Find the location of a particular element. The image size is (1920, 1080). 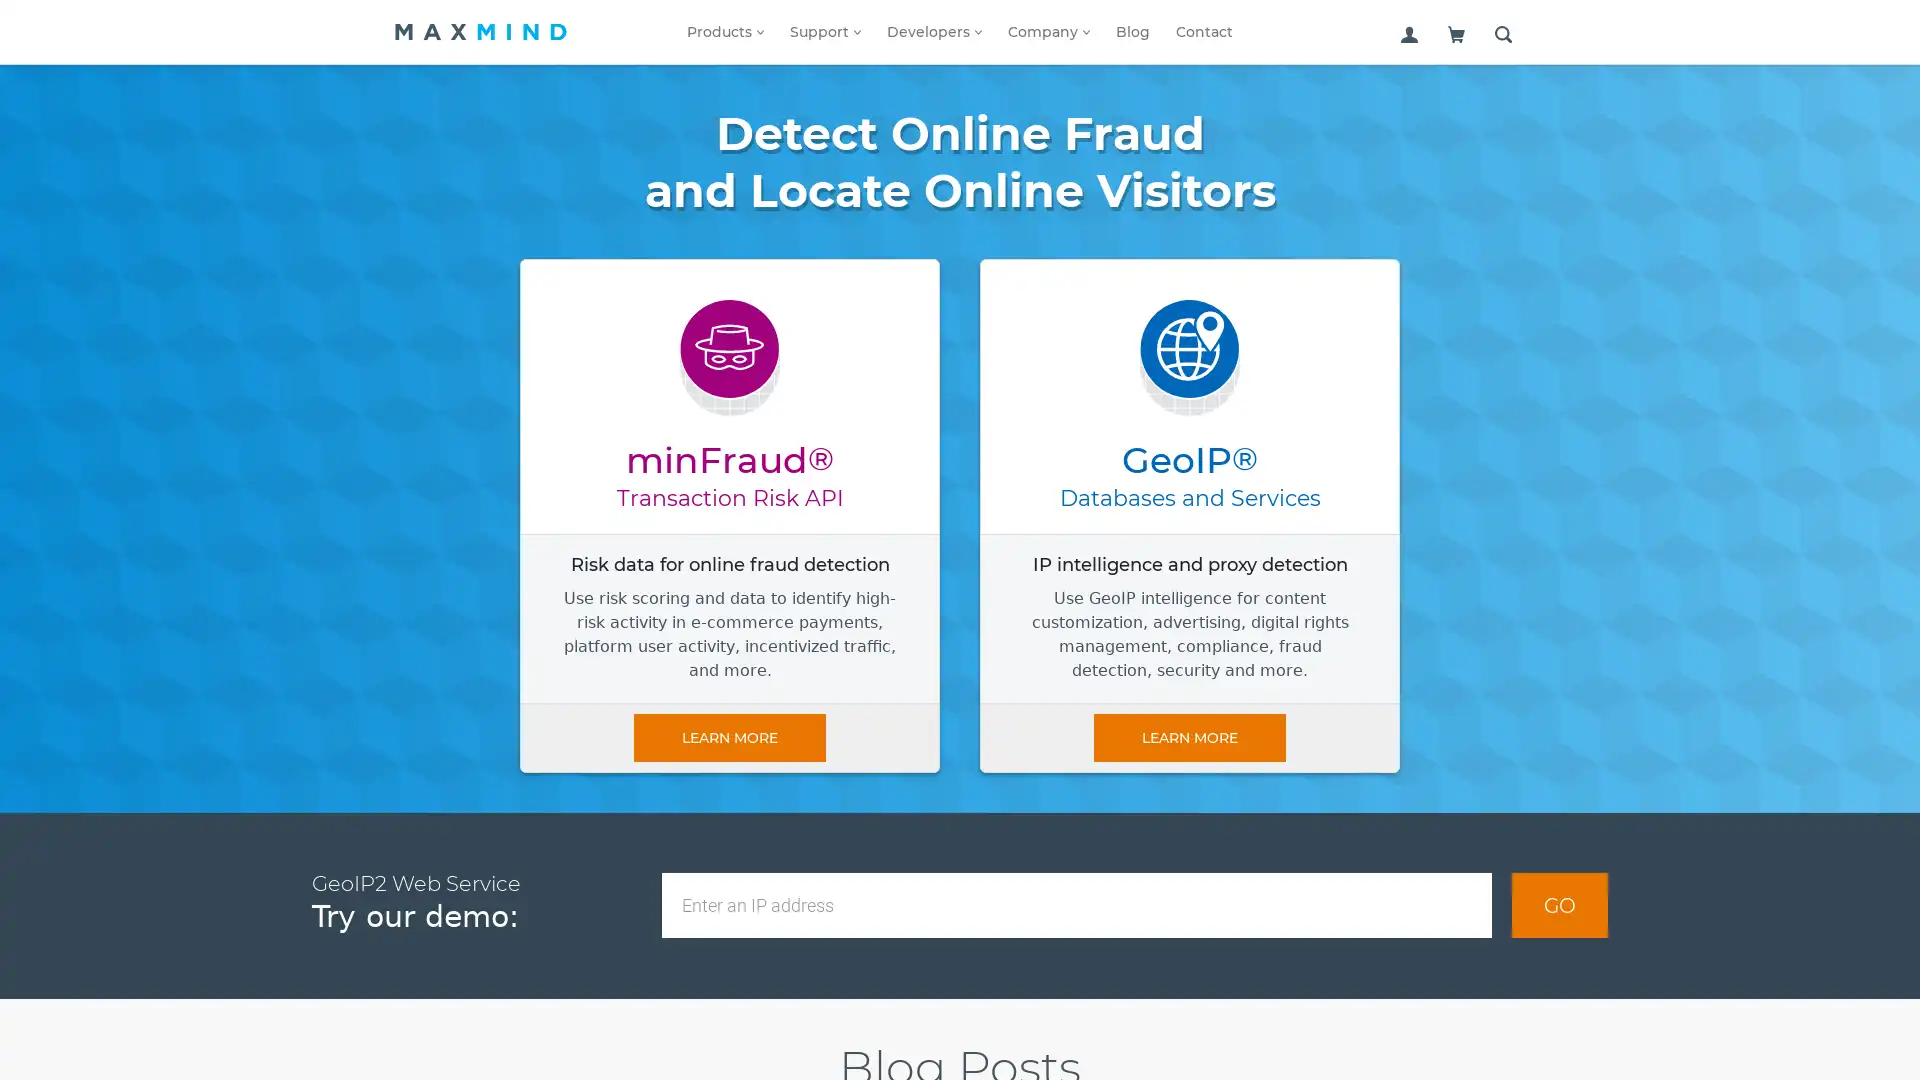

go is located at coordinates (1559, 905).